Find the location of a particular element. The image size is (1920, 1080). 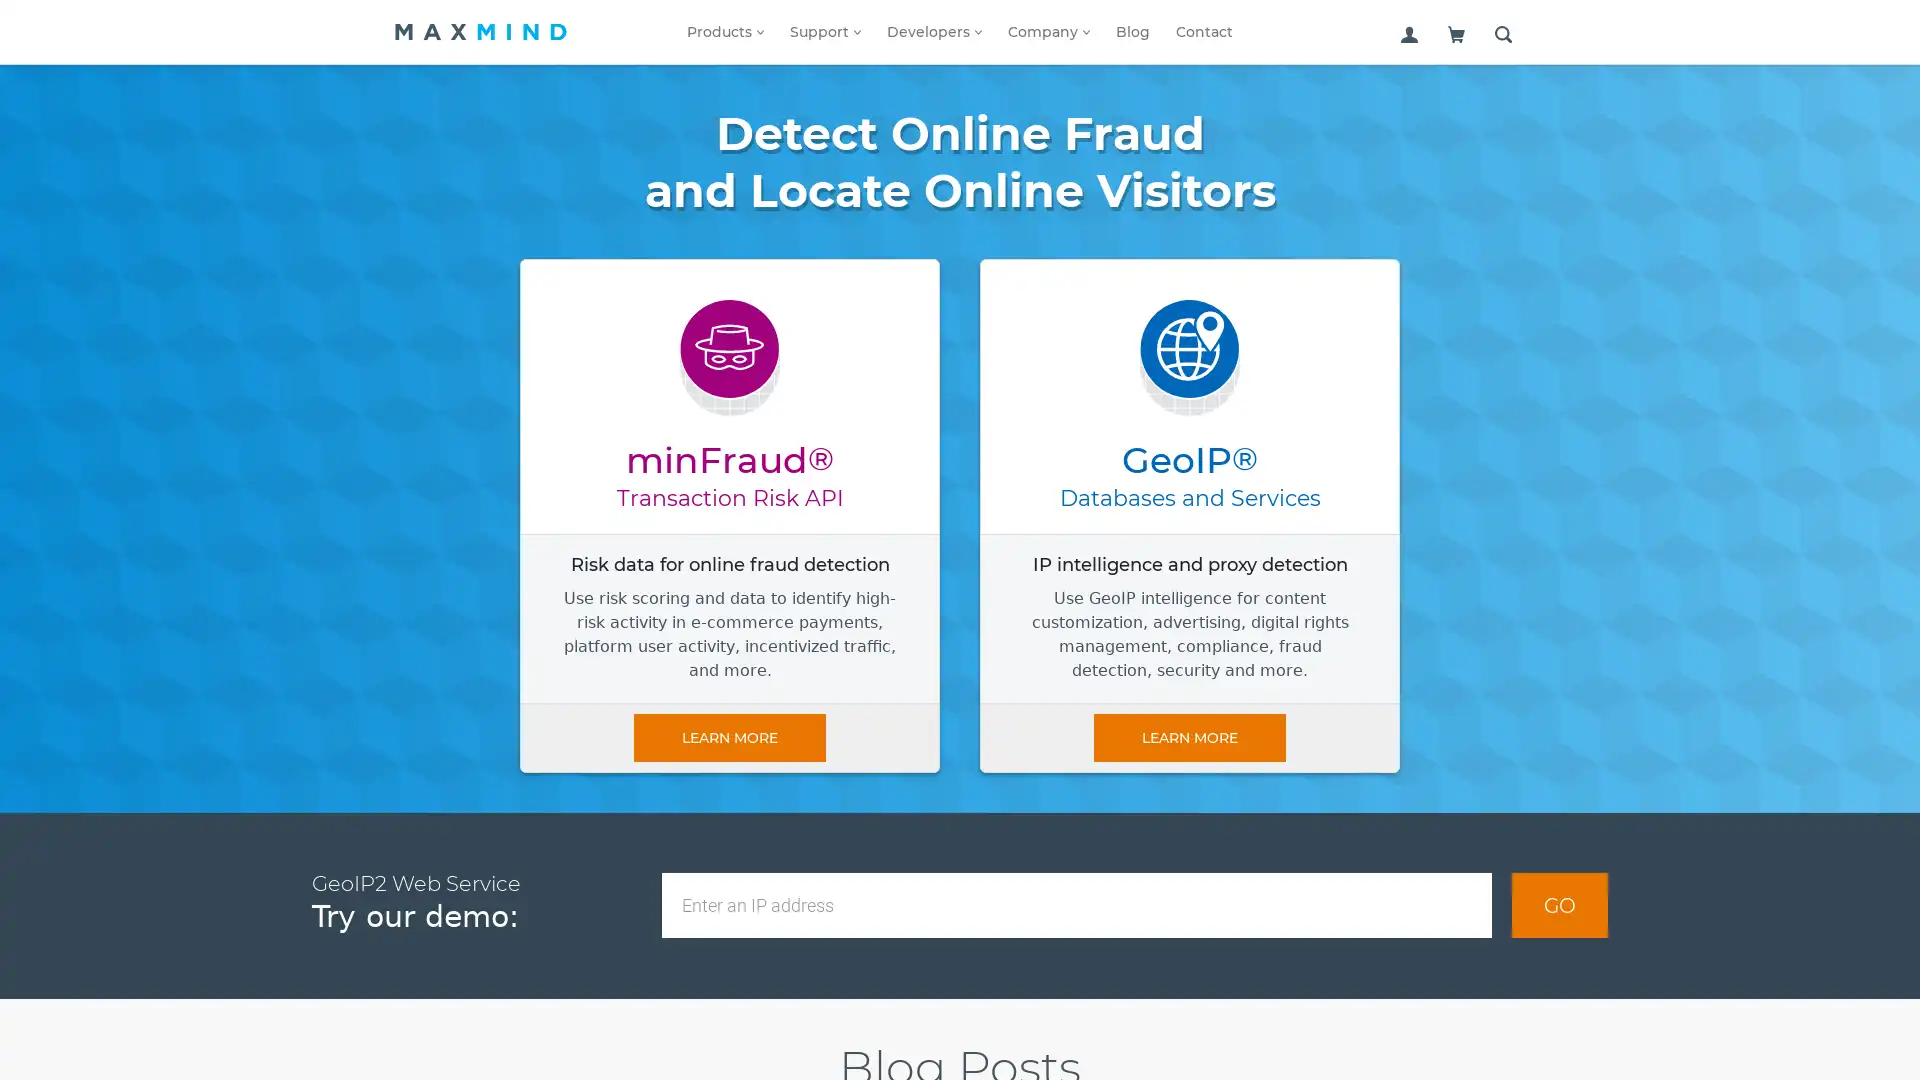

go is located at coordinates (1559, 905).